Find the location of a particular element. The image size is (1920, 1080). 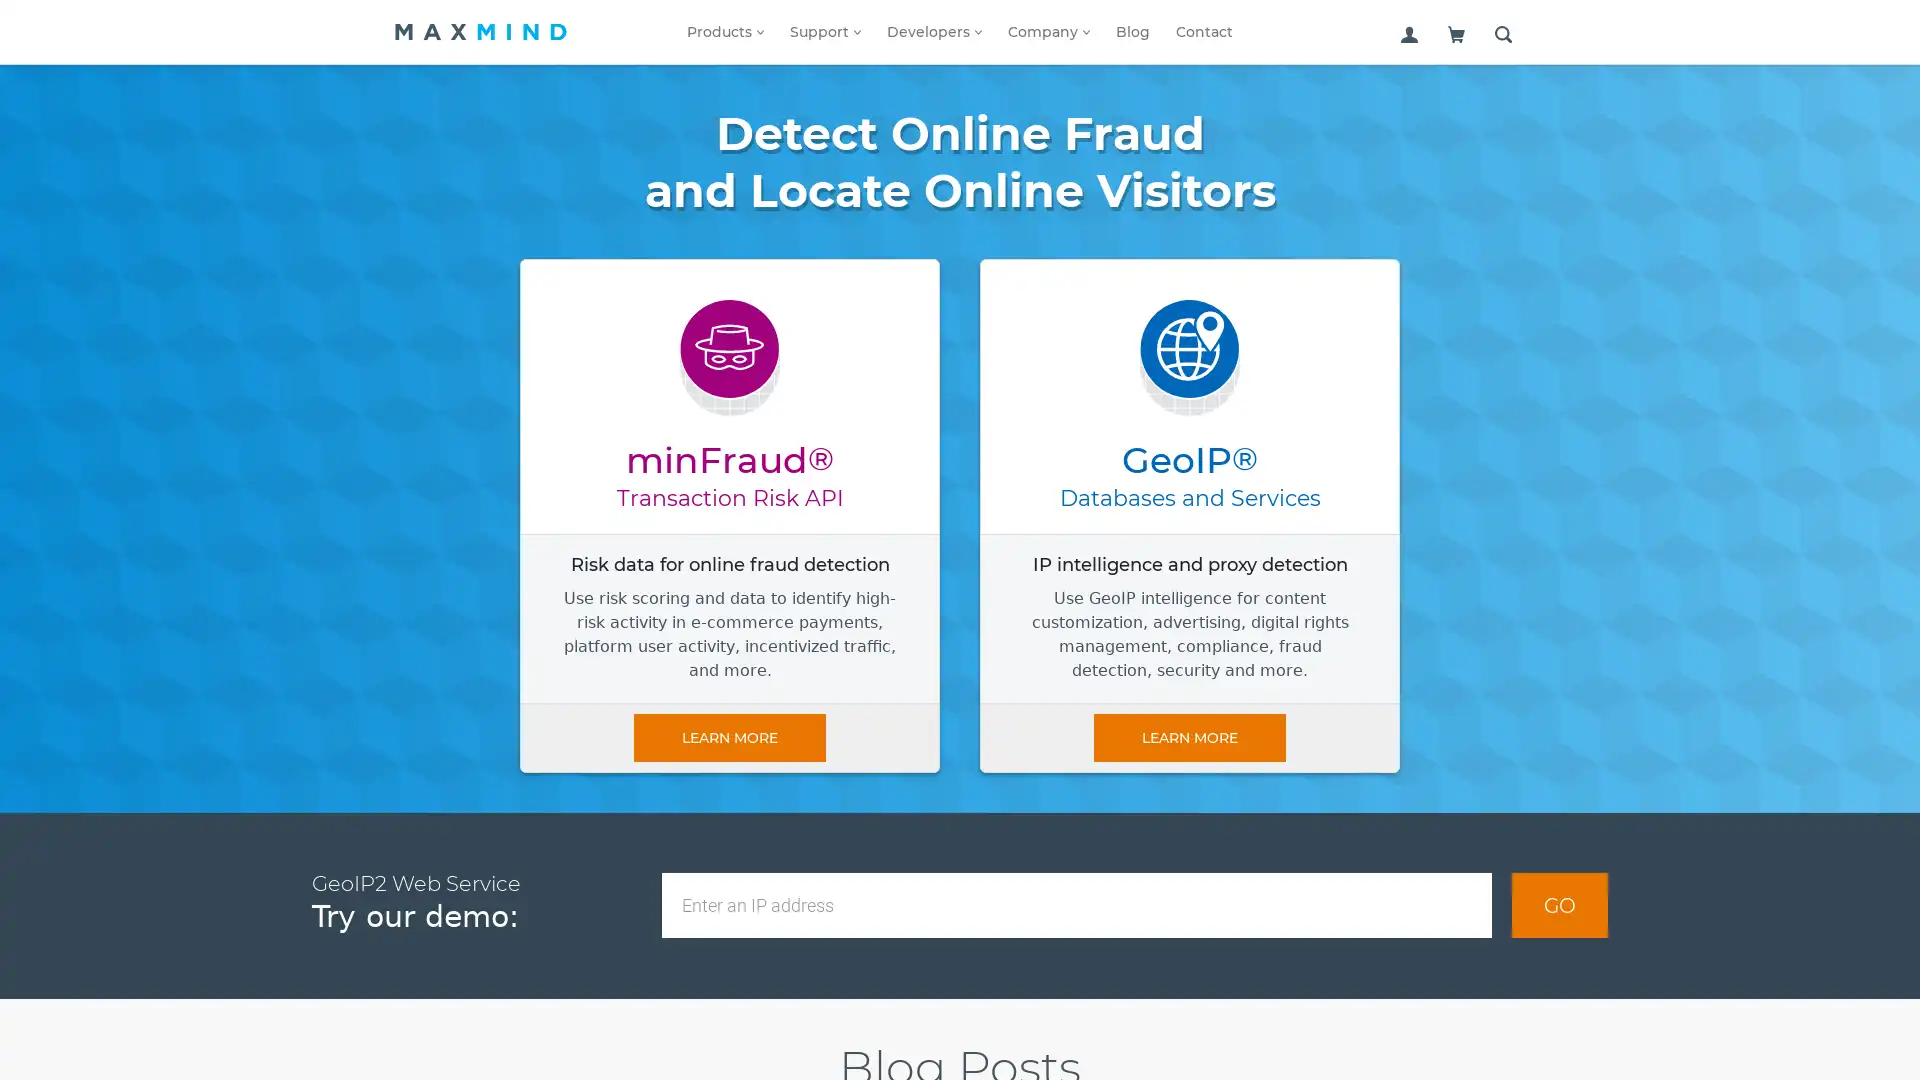

go is located at coordinates (1559, 905).